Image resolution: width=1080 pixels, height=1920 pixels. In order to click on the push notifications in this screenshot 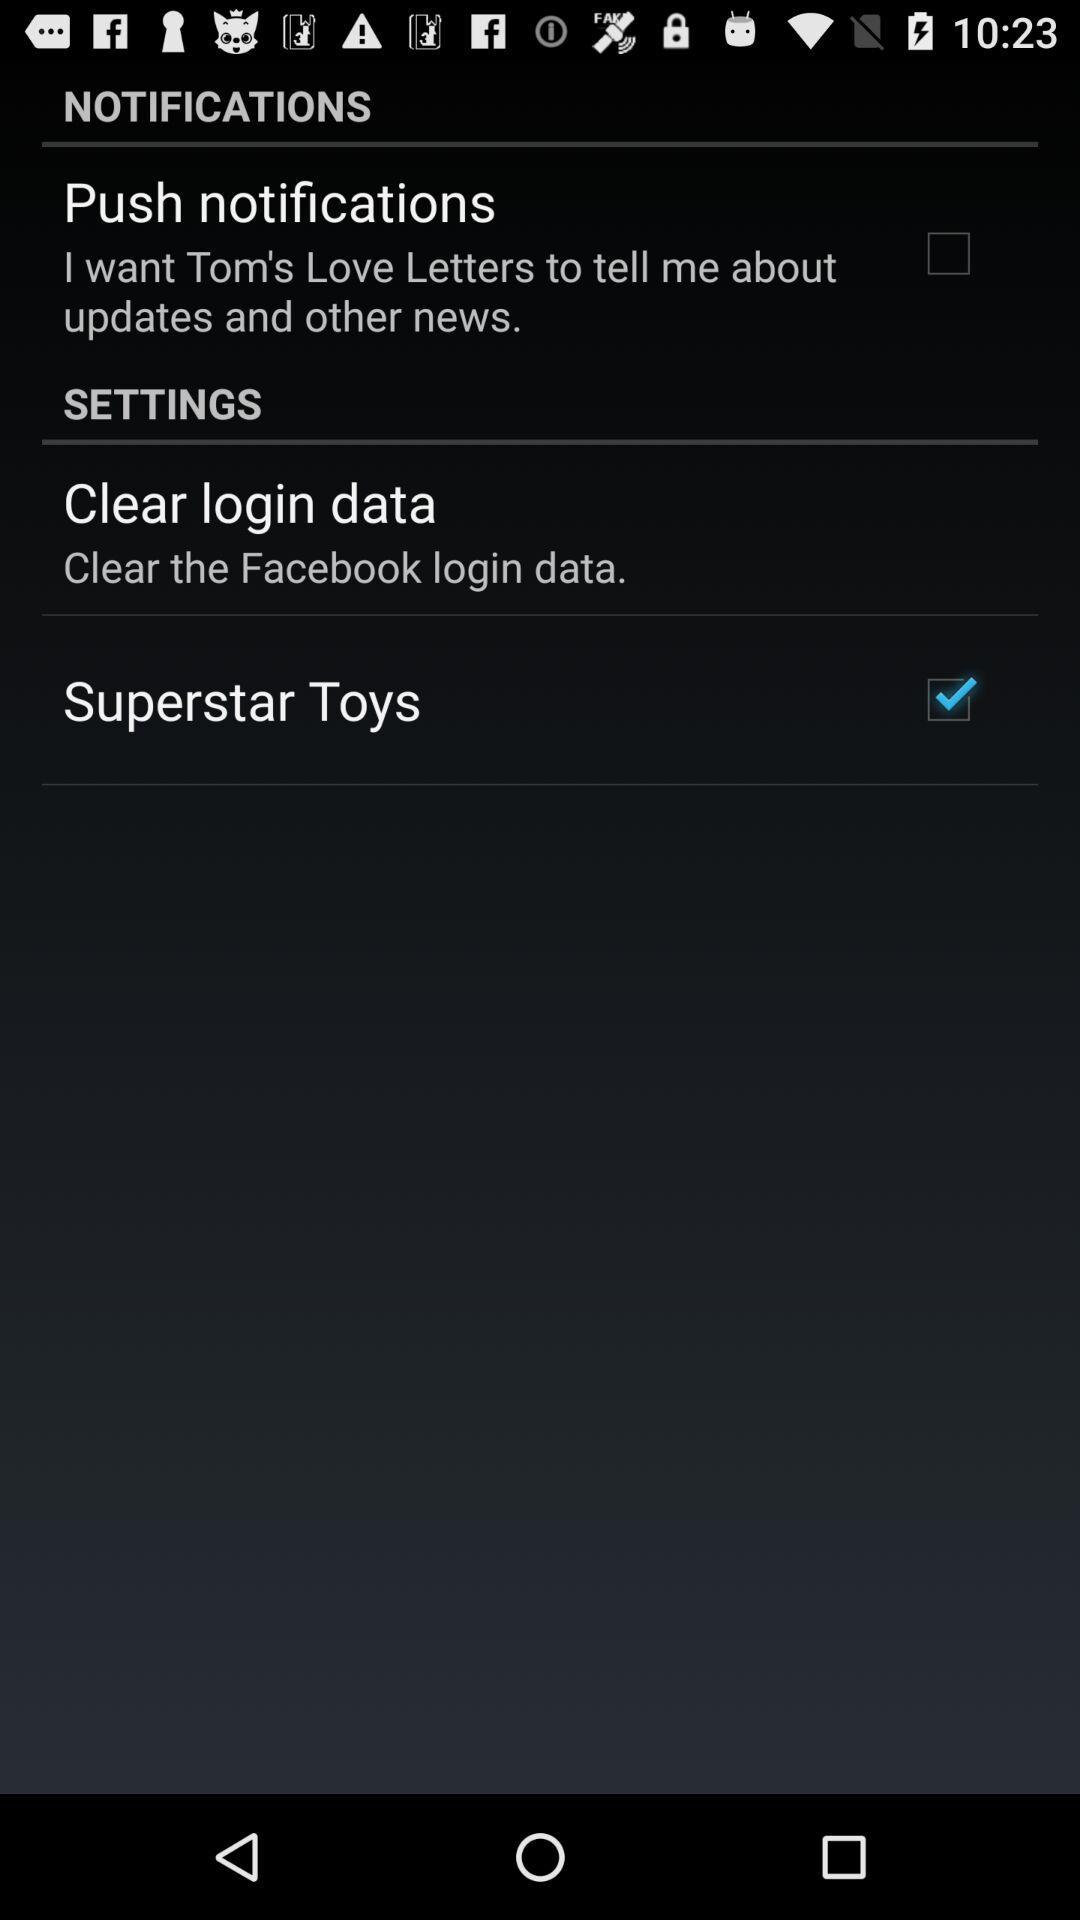, I will do `click(279, 200)`.